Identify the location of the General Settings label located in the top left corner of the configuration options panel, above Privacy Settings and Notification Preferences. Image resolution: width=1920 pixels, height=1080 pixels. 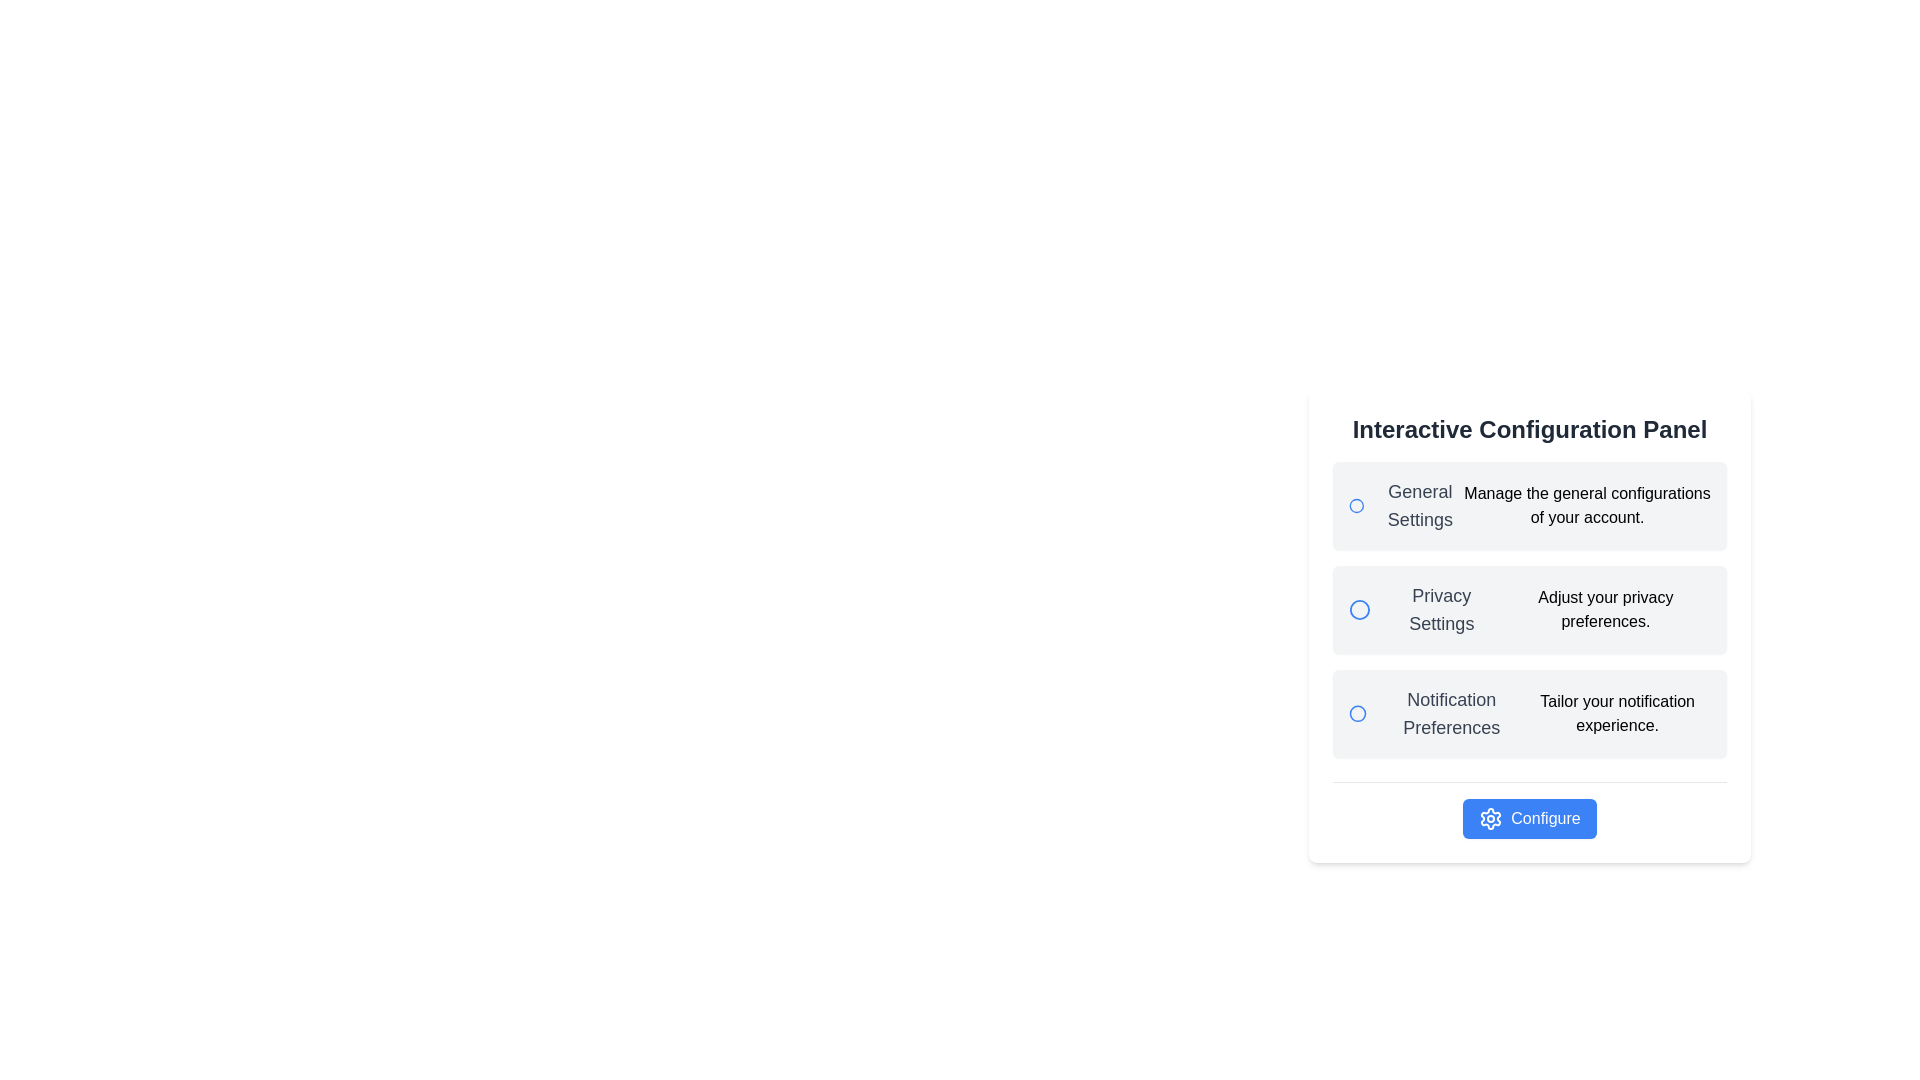
(1405, 504).